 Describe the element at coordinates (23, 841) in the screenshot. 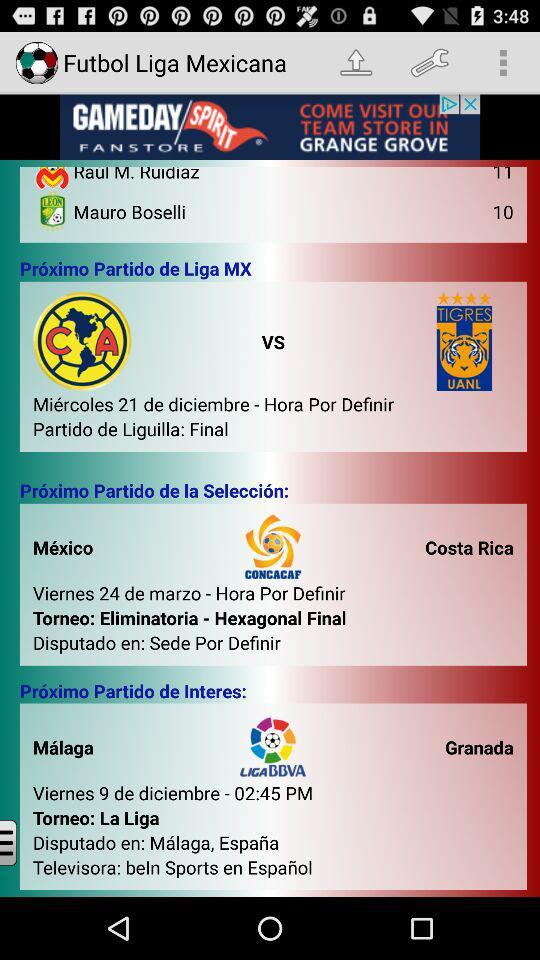

I see `open sidebar` at that location.